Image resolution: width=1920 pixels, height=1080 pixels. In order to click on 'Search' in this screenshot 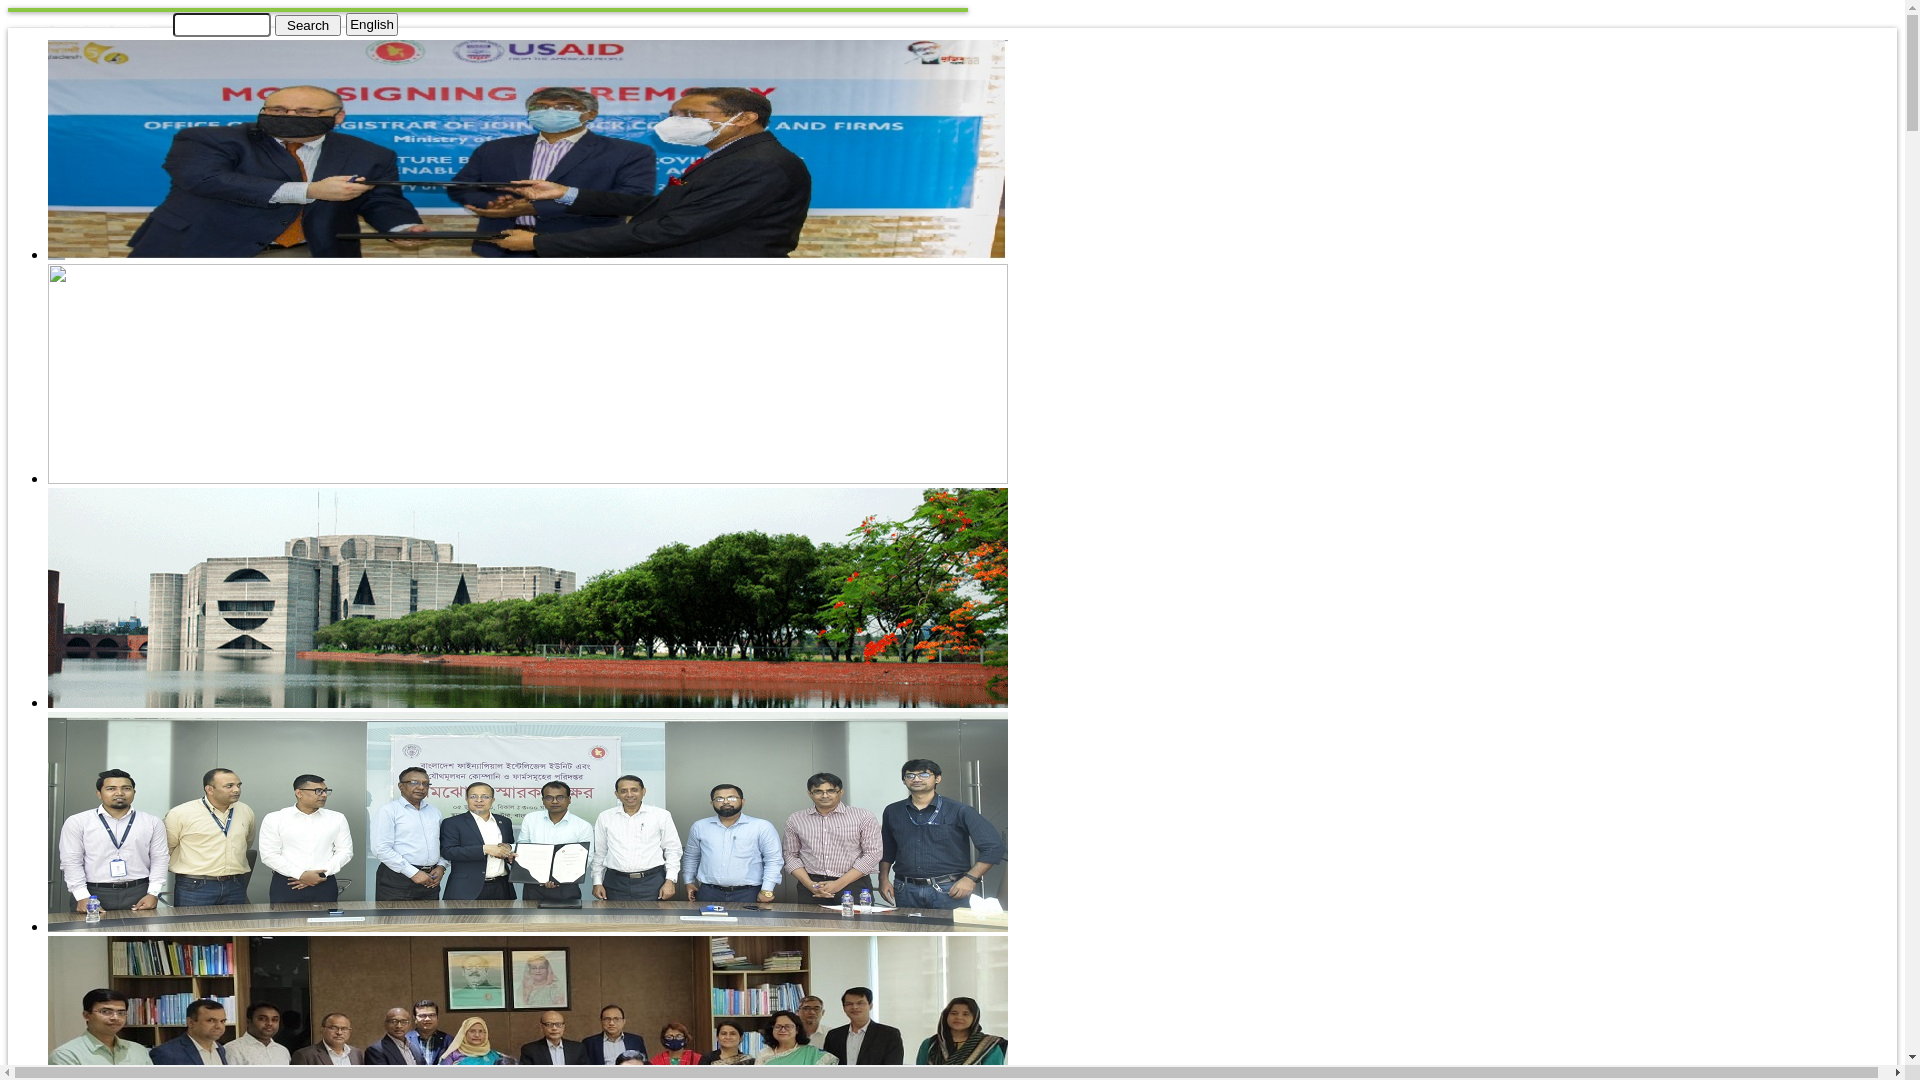, I will do `click(306, 24)`.